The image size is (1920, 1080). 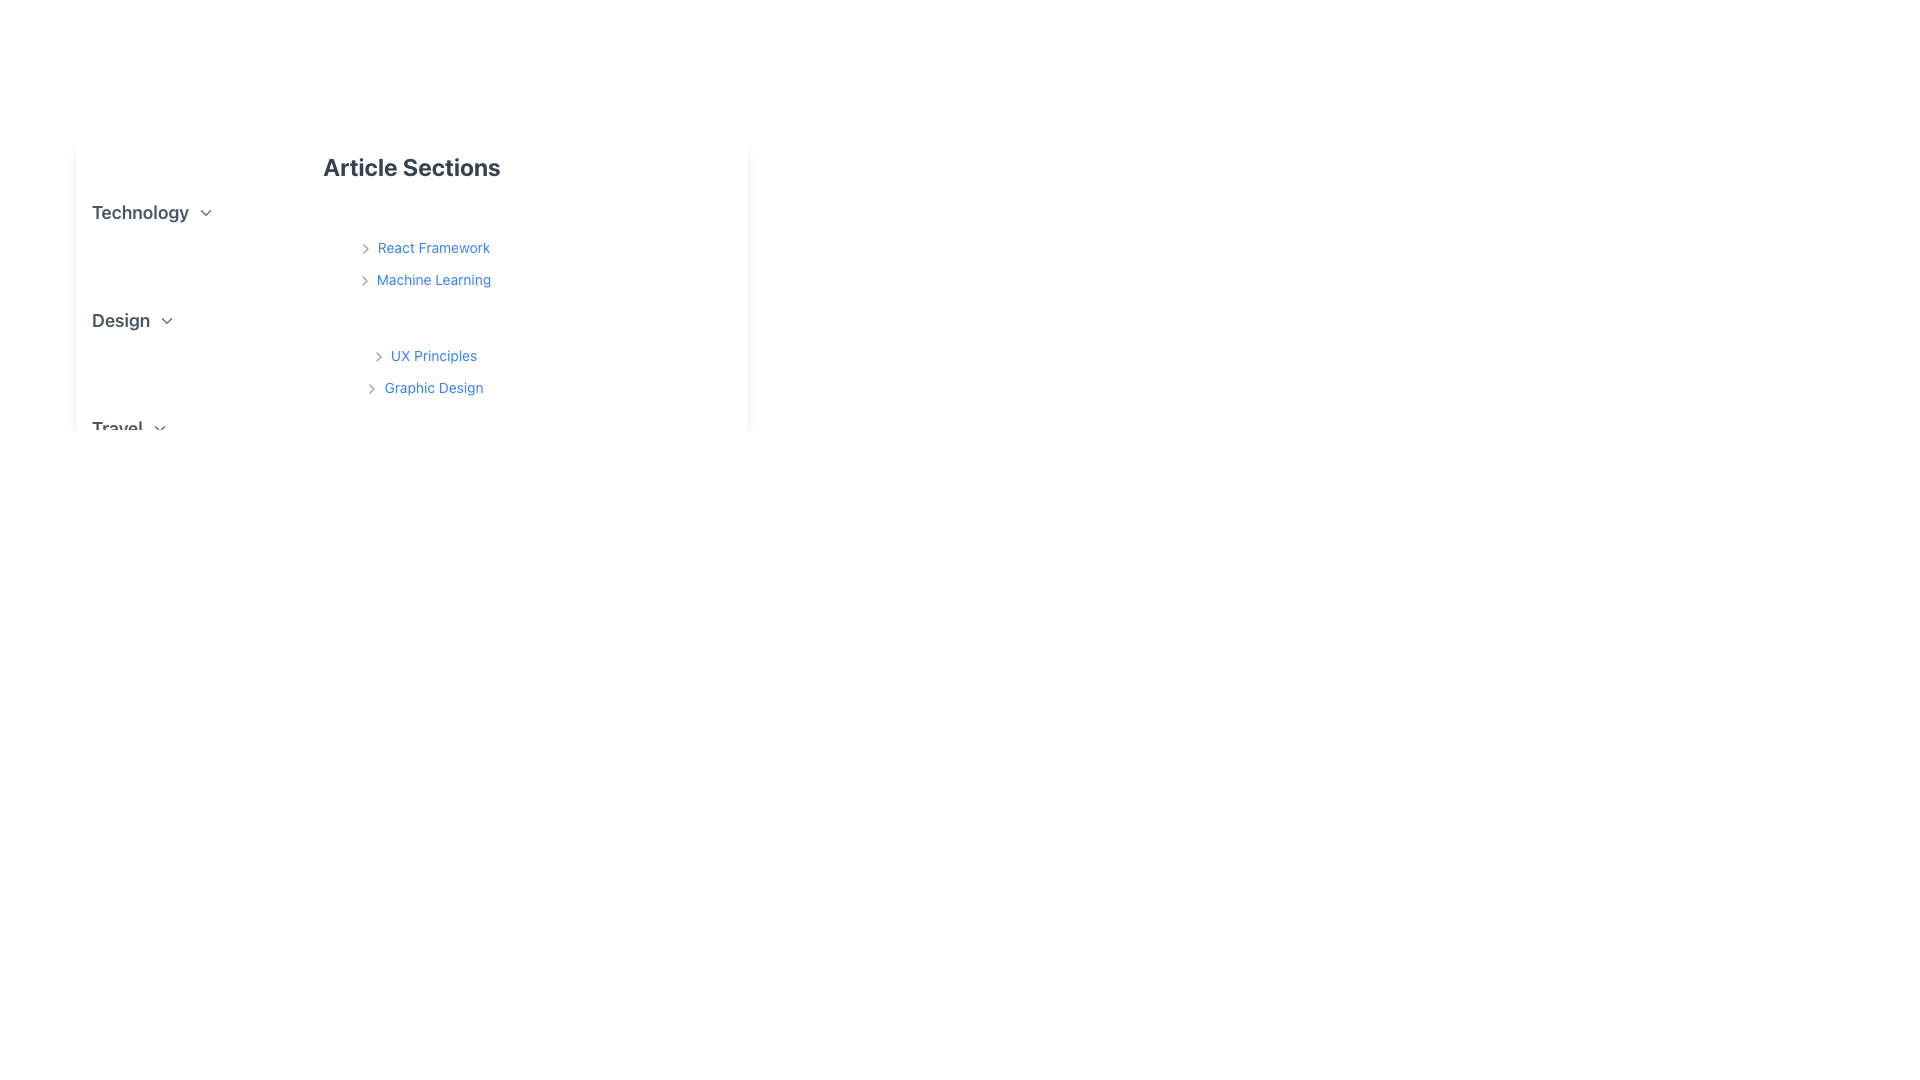 What do you see at coordinates (411, 244) in the screenshot?
I see `the navigation links in the Interactive List under the 'Technology' section` at bounding box center [411, 244].